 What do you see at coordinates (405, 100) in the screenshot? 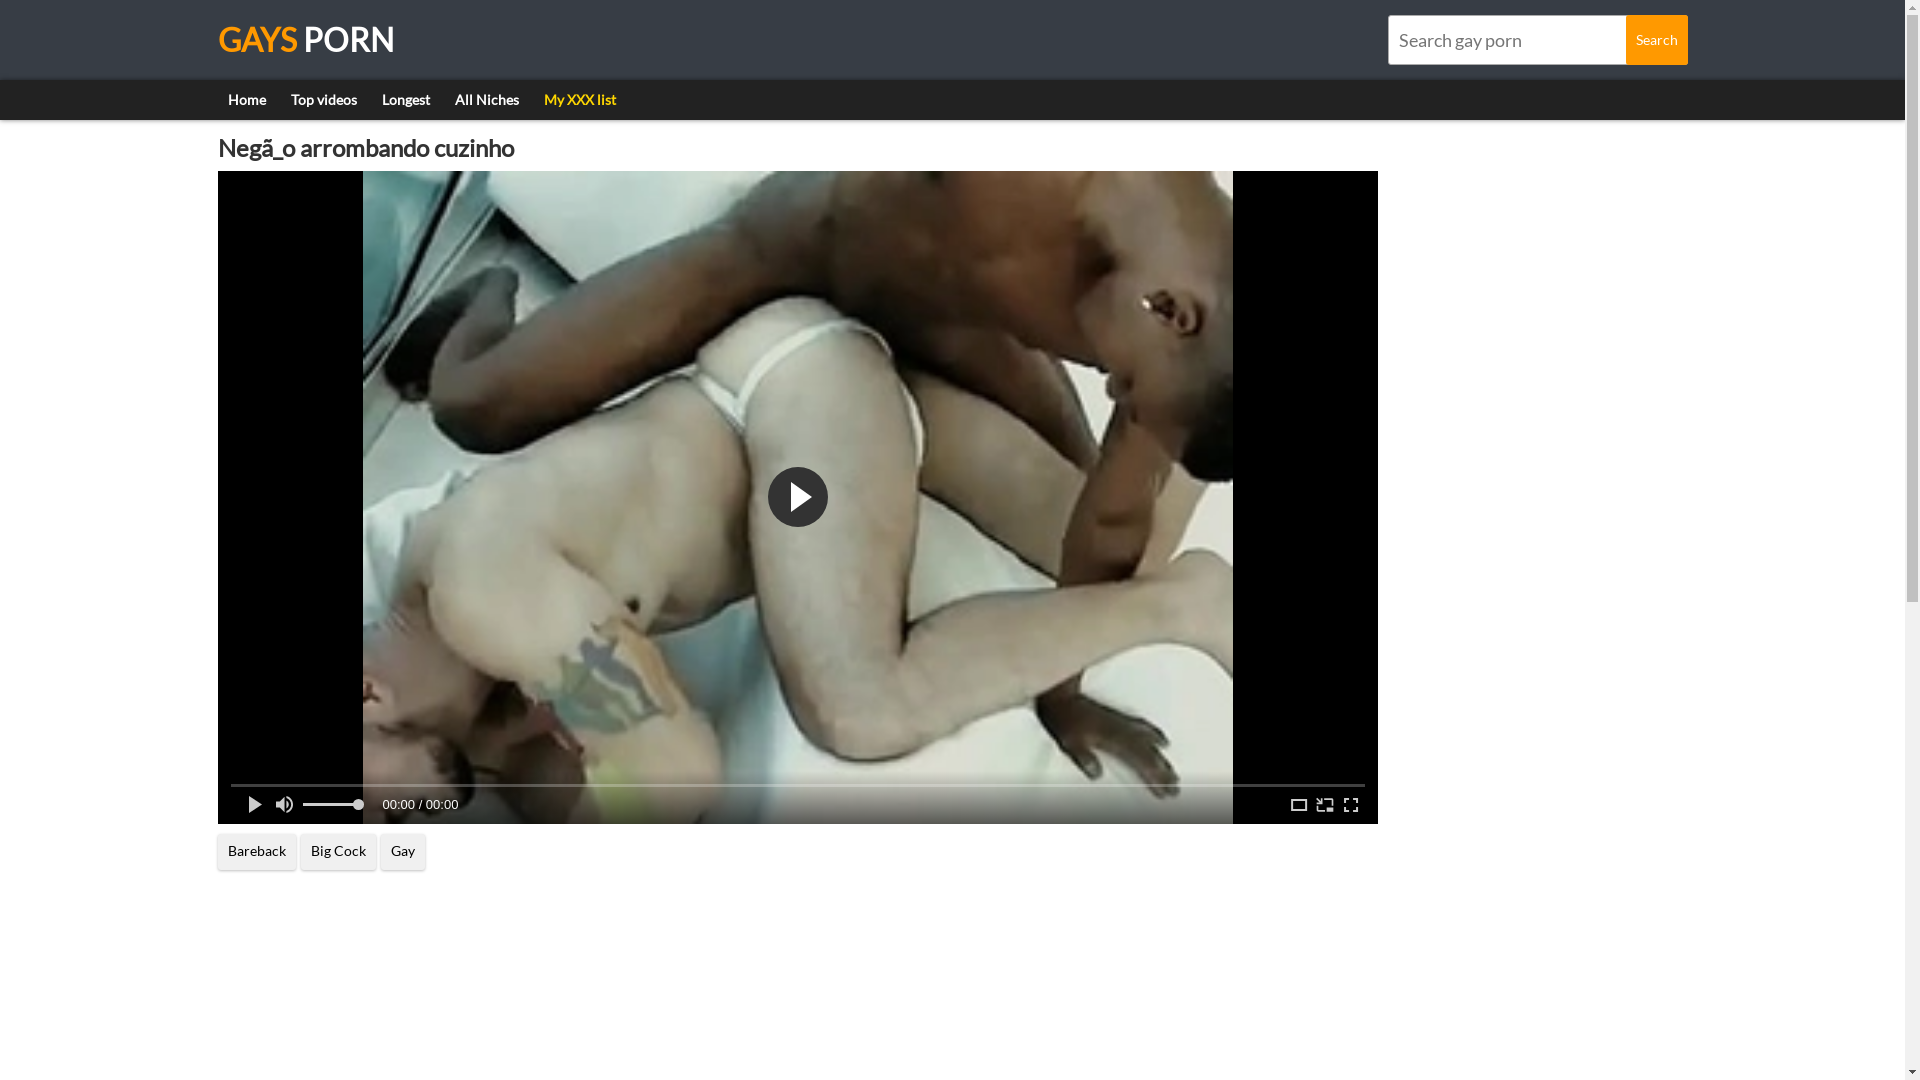
I see `'Longest'` at bounding box center [405, 100].